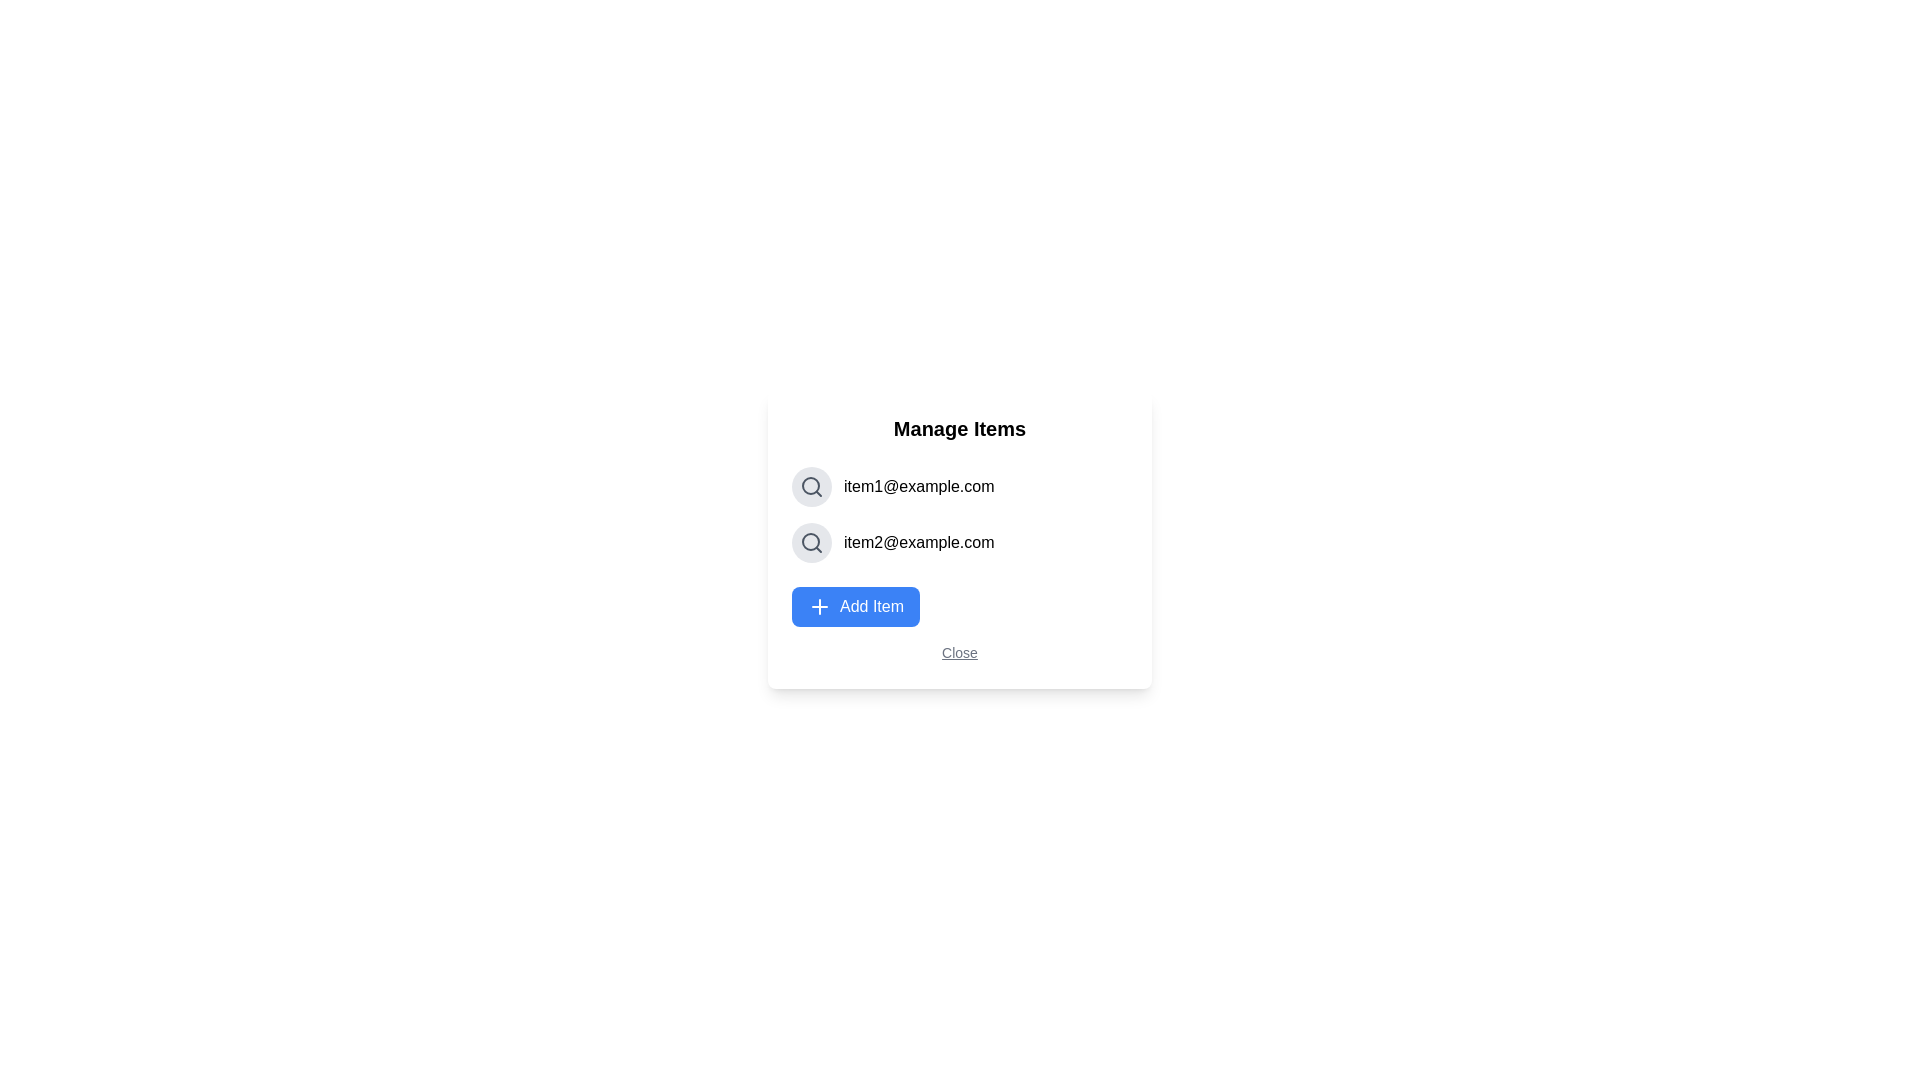 Image resolution: width=1920 pixels, height=1080 pixels. I want to click on the email text of the second item to select it, so click(917, 543).